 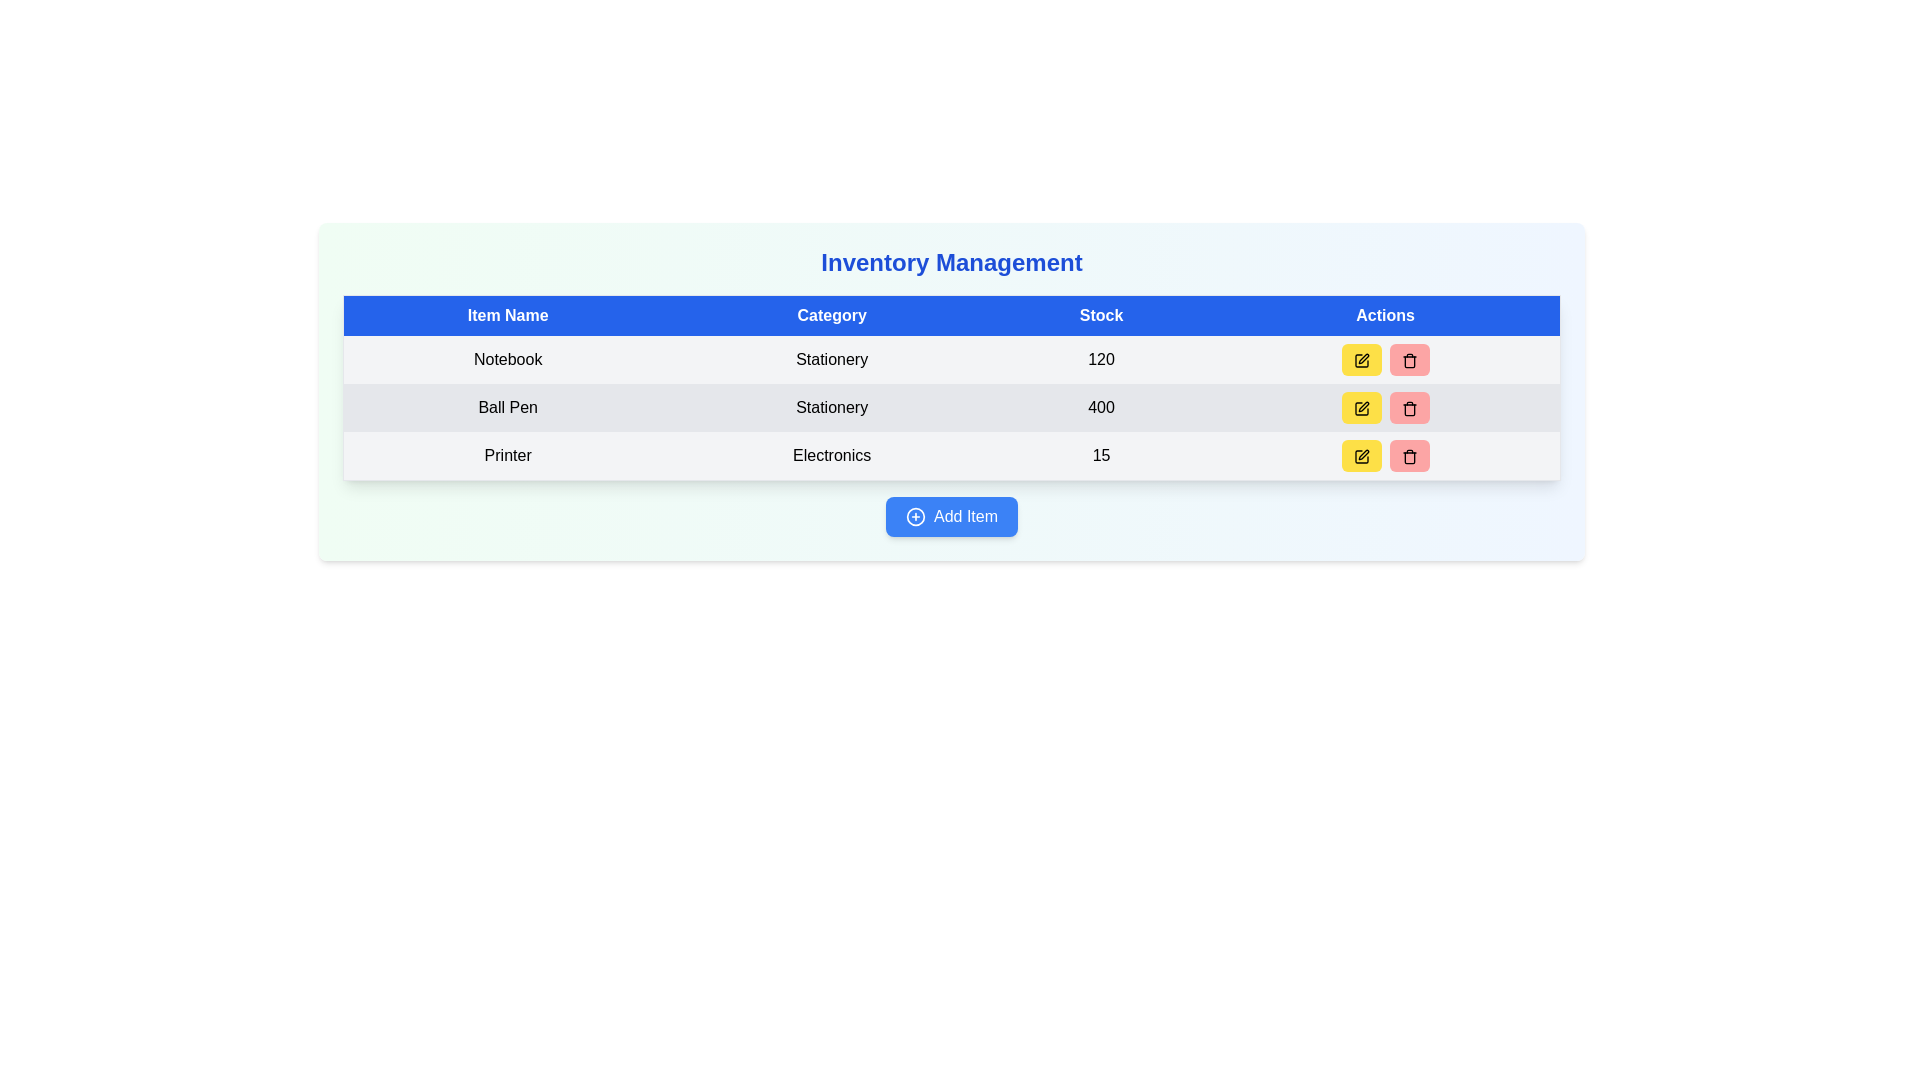 What do you see at coordinates (507, 315) in the screenshot?
I see `the 'Item Name' text label, which is the first column header in a table layout, featuring bold white text on a prominent blue background` at bounding box center [507, 315].